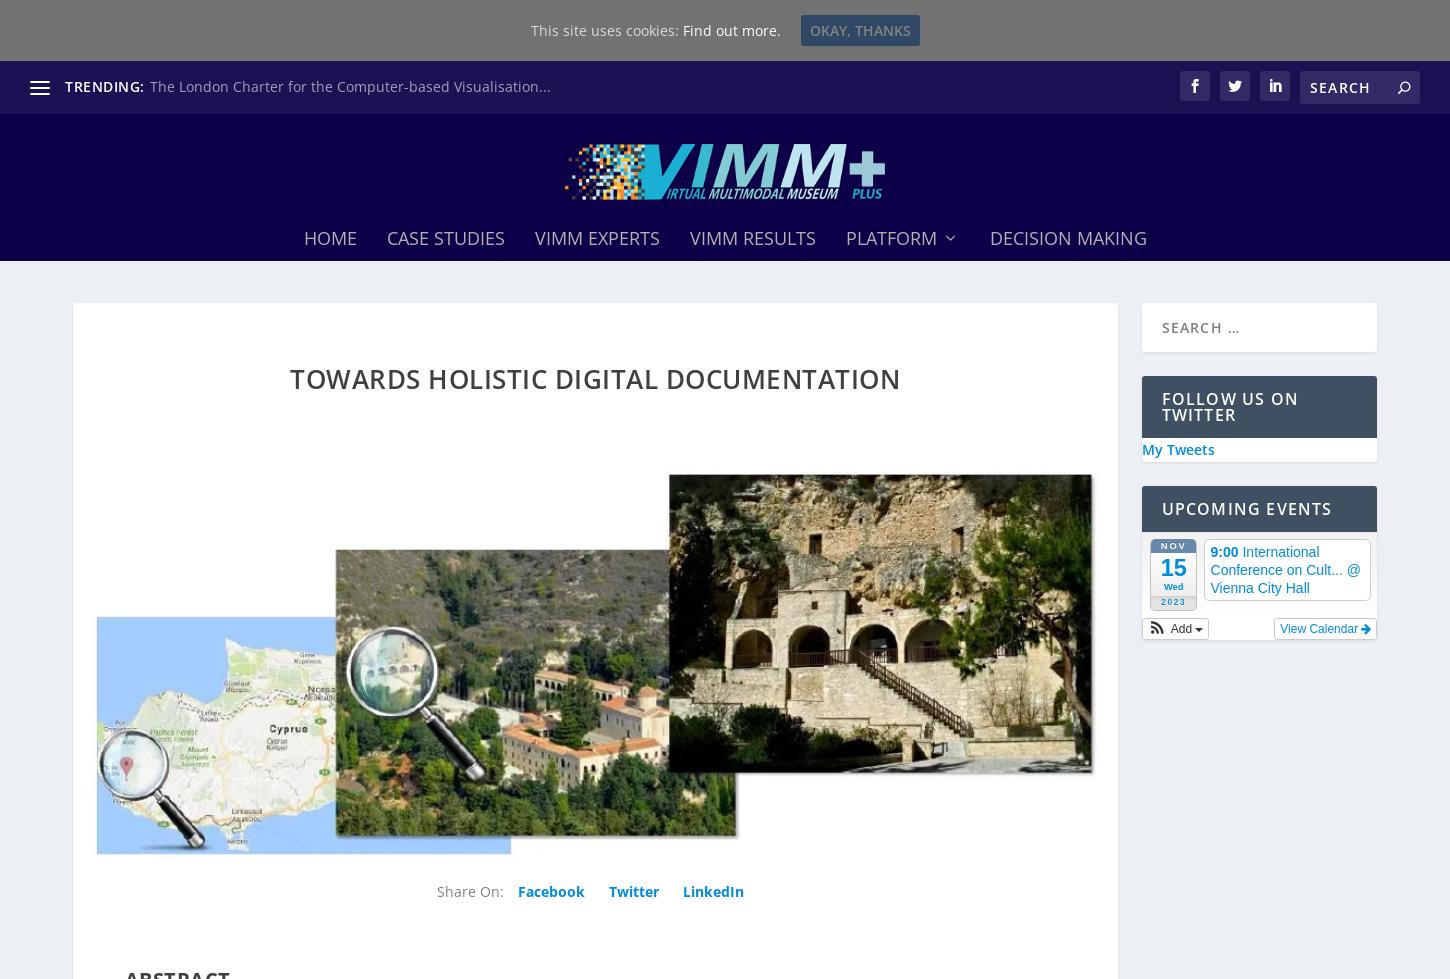  I want to click on 'ViMM Experts', so click(596, 245).